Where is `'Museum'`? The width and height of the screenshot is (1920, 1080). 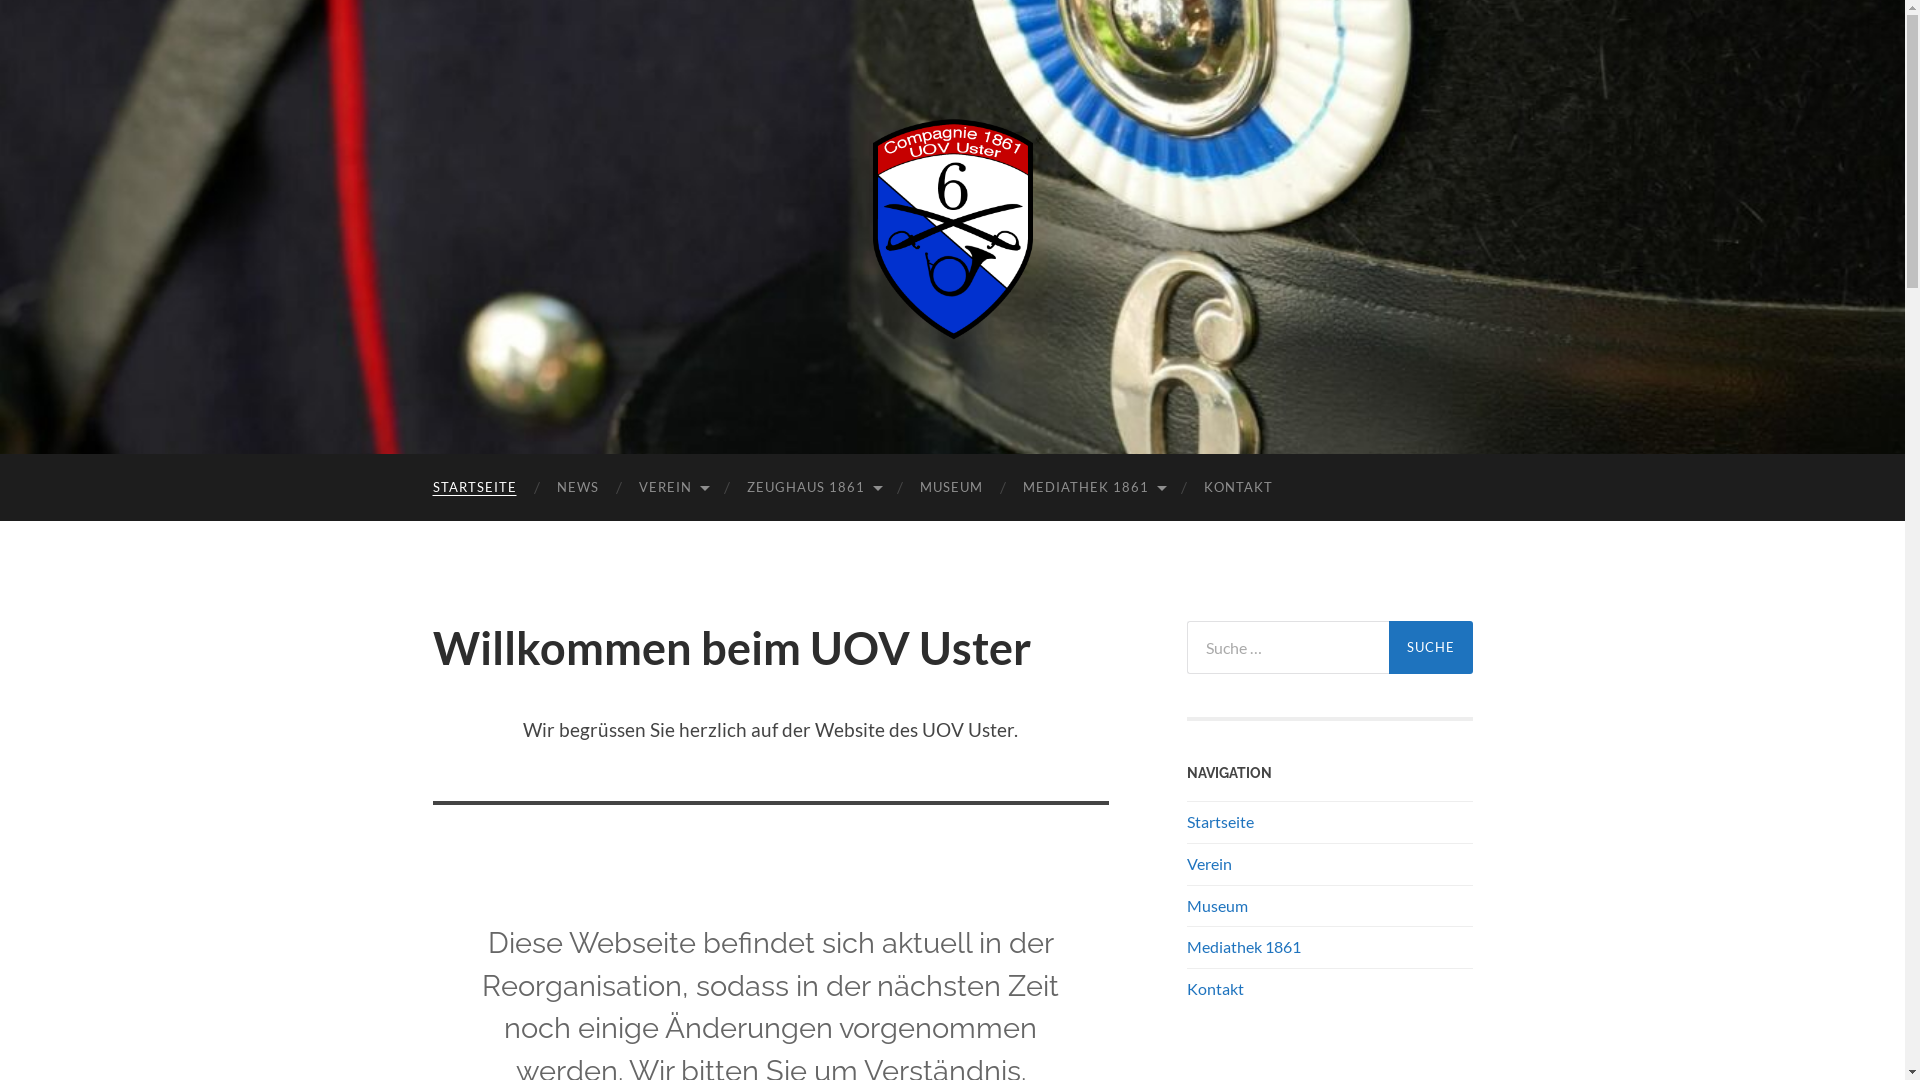
'Museum' is located at coordinates (1215, 905).